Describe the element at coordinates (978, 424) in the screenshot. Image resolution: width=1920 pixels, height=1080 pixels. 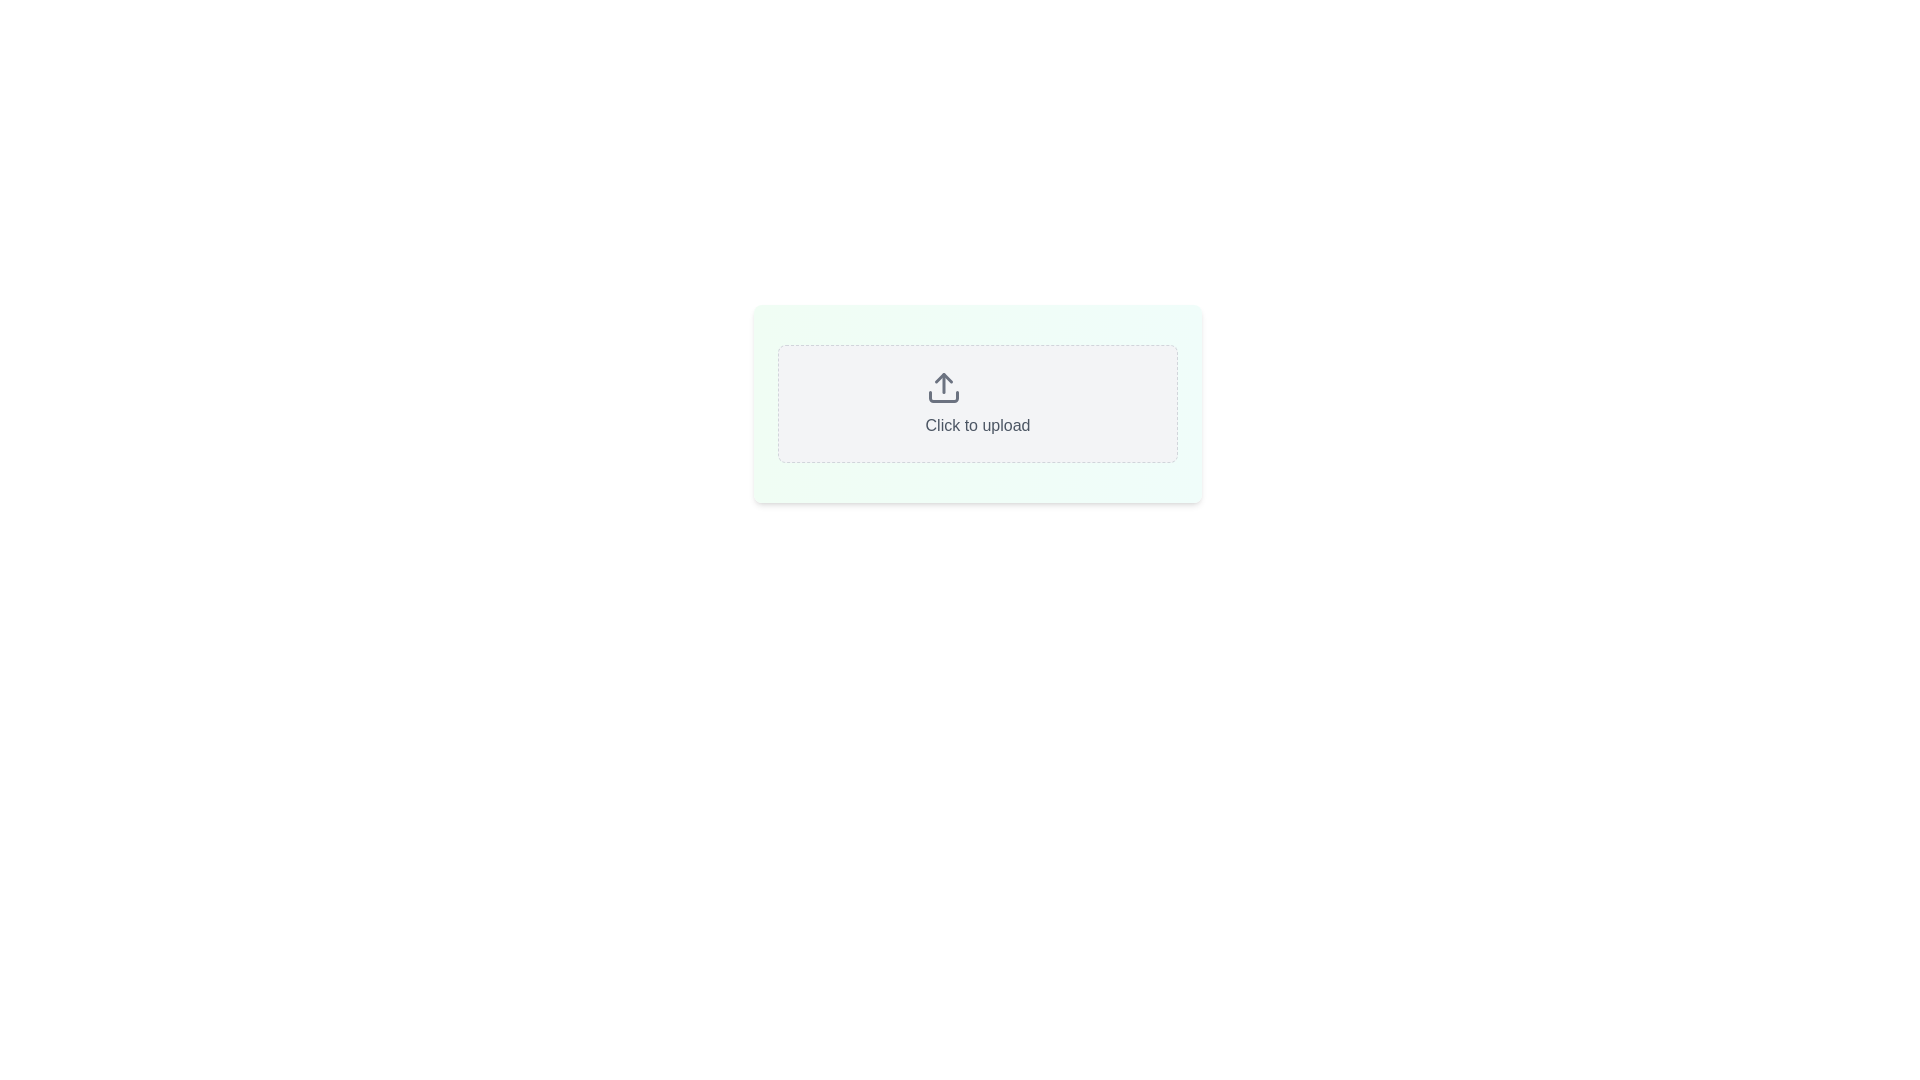
I see `the 'Click to upload' text label located centrally below the upload icon` at that location.